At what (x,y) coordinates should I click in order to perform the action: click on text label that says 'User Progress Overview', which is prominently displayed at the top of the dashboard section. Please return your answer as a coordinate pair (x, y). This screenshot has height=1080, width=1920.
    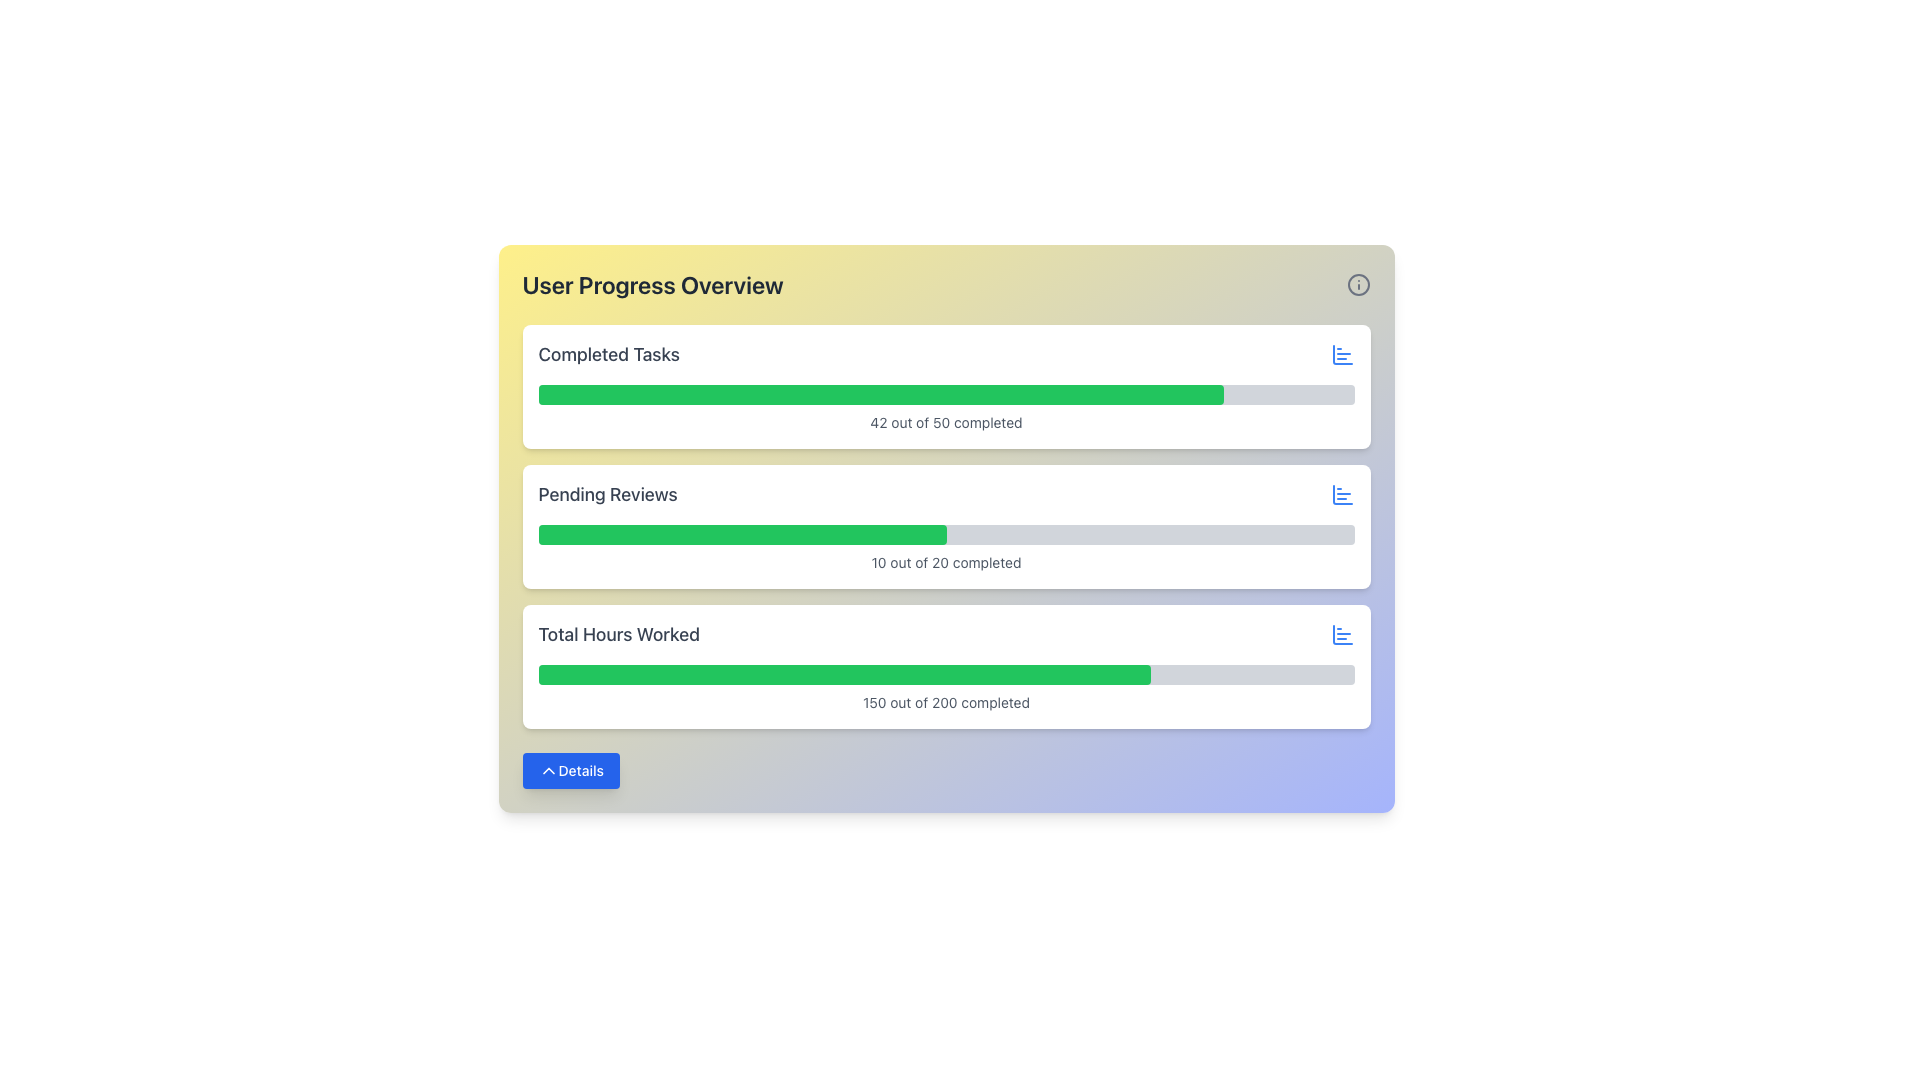
    Looking at the image, I should click on (653, 285).